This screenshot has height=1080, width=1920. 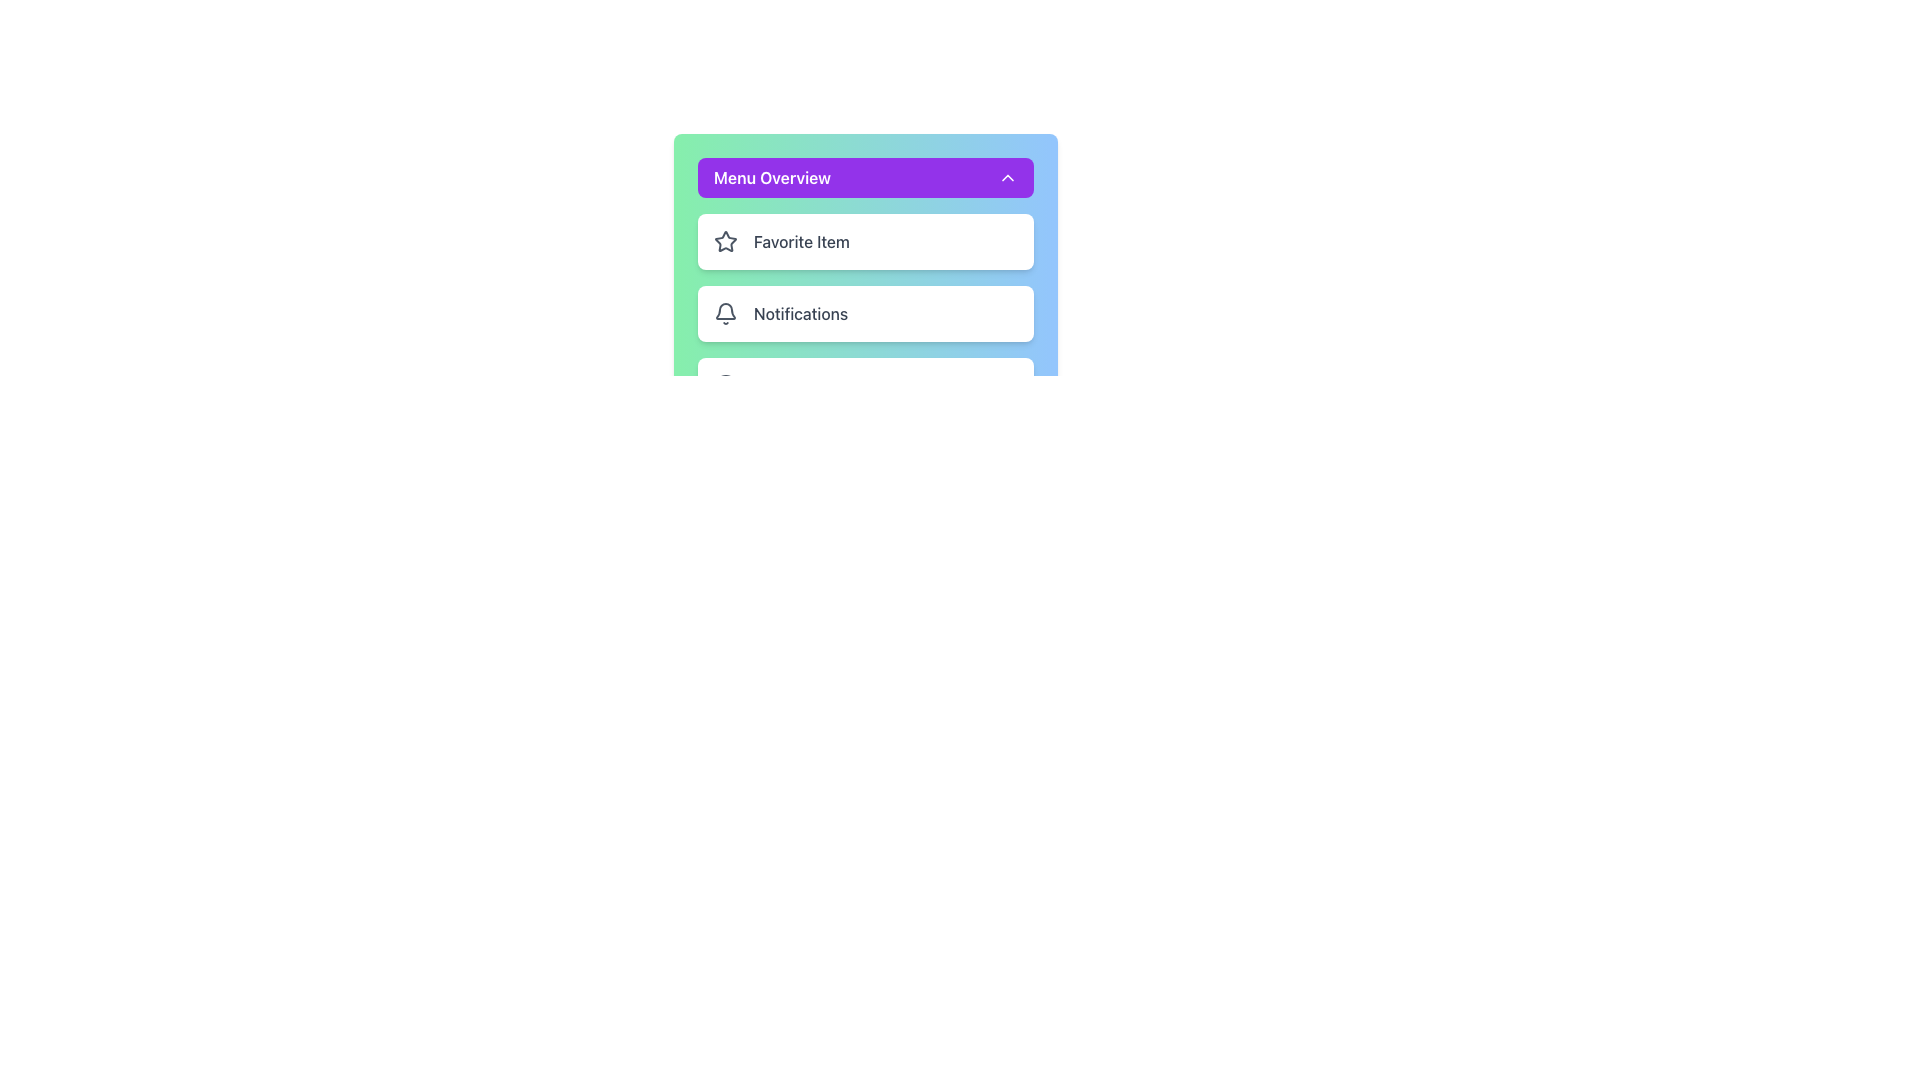 What do you see at coordinates (771, 176) in the screenshot?
I see `the 'Menu Overview' text label, which is styled with white text on a purple background, located near the top of the navigation menu` at bounding box center [771, 176].